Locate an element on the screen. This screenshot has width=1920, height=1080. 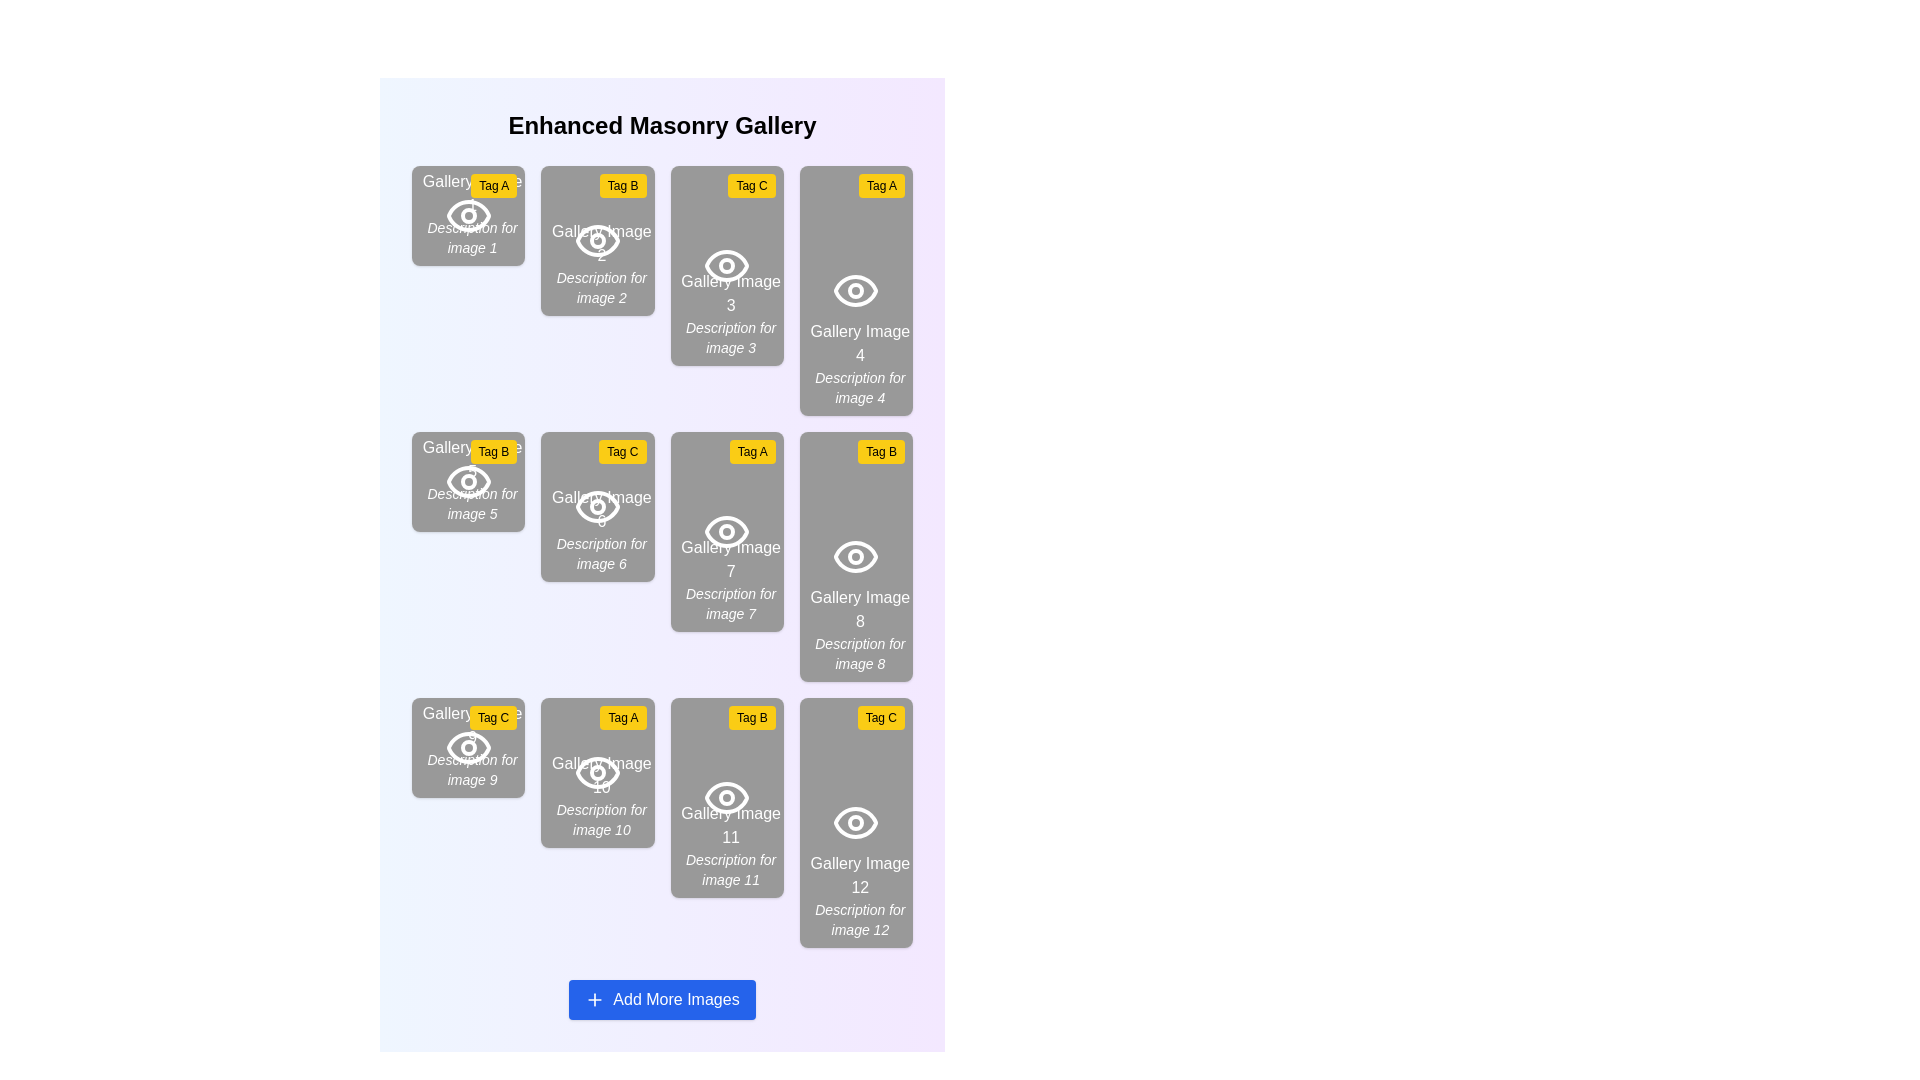
the text 'Gallery Image 6' in the bottom-left corner of the card is located at coordinates (600, 528).